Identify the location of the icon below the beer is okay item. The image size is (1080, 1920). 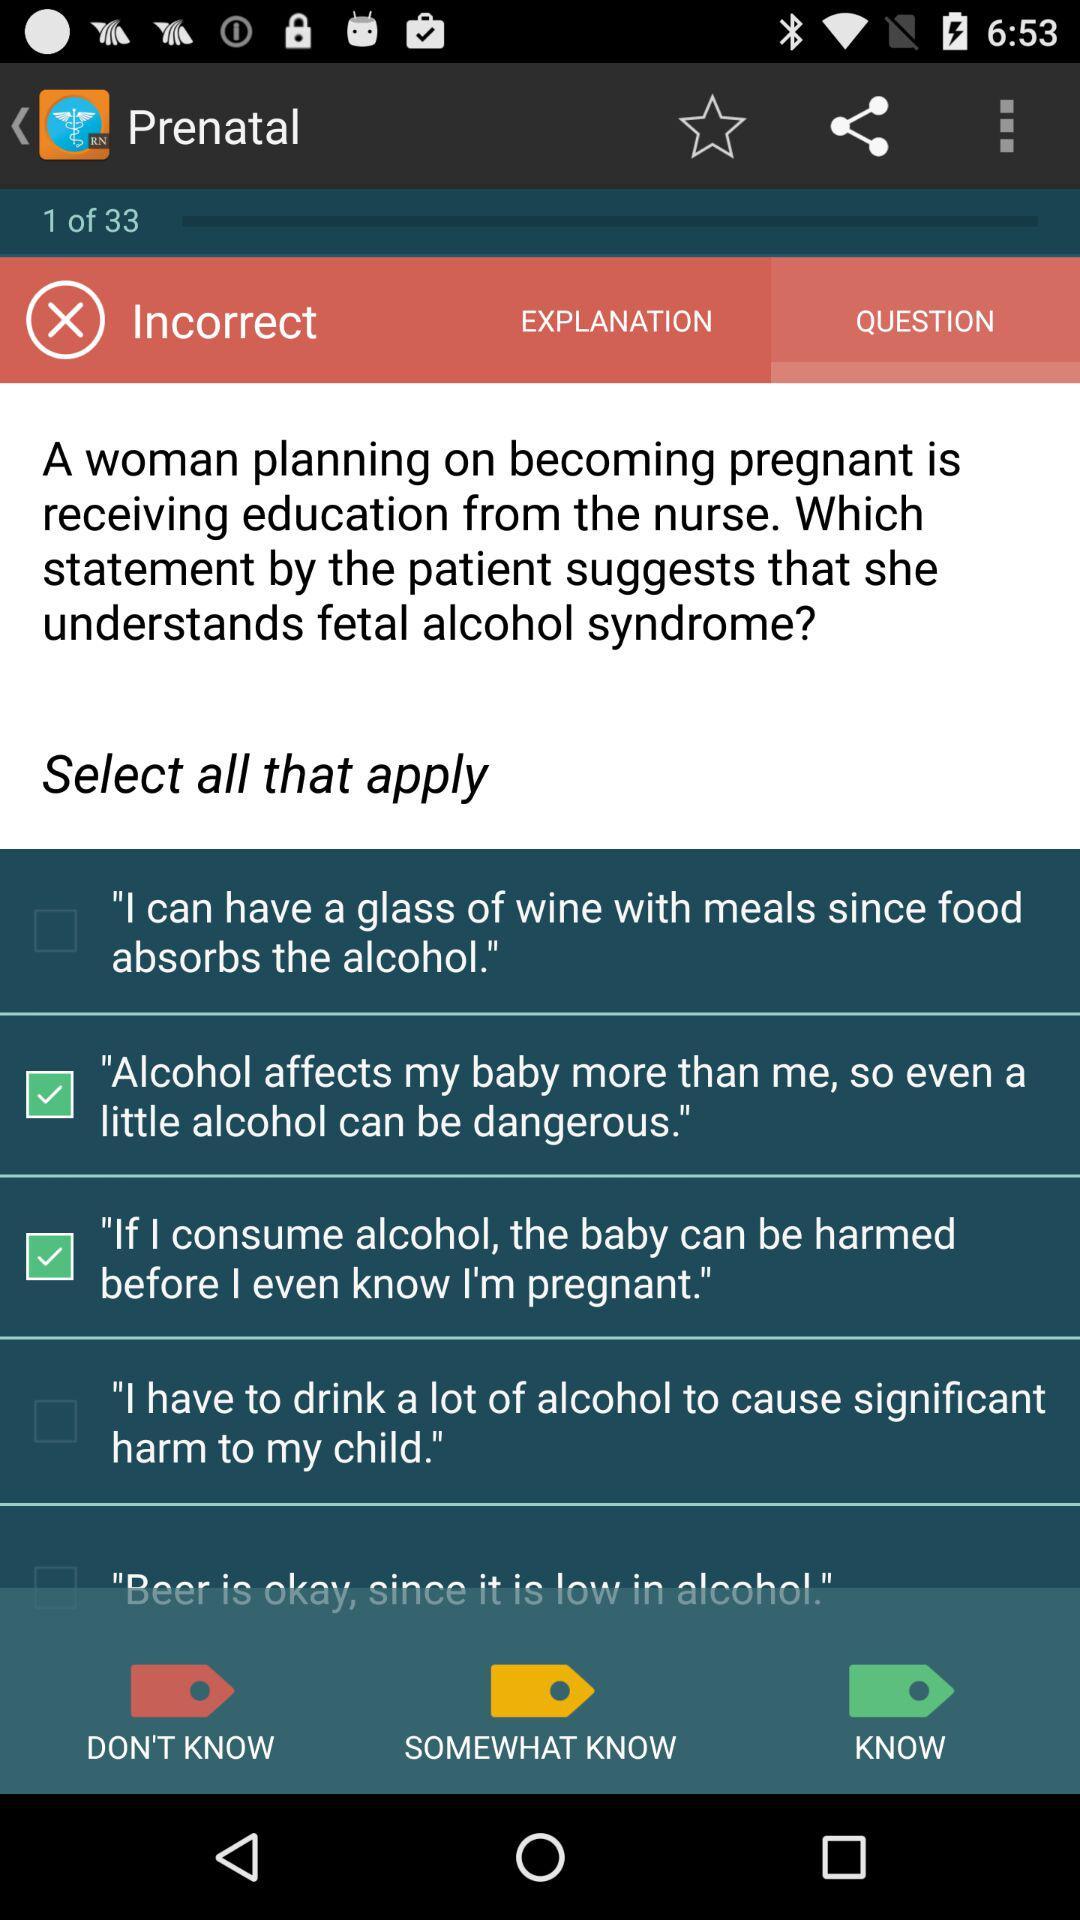
(540, 1689).